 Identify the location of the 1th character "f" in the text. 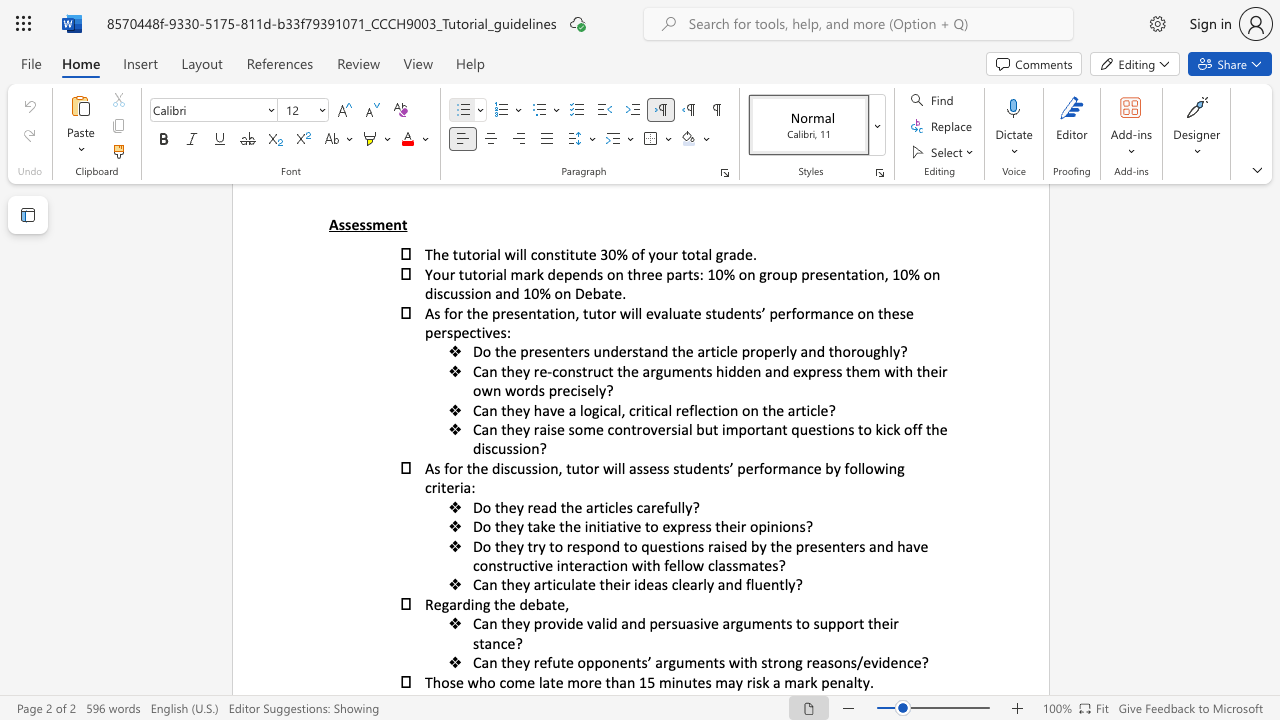
(747, 584).